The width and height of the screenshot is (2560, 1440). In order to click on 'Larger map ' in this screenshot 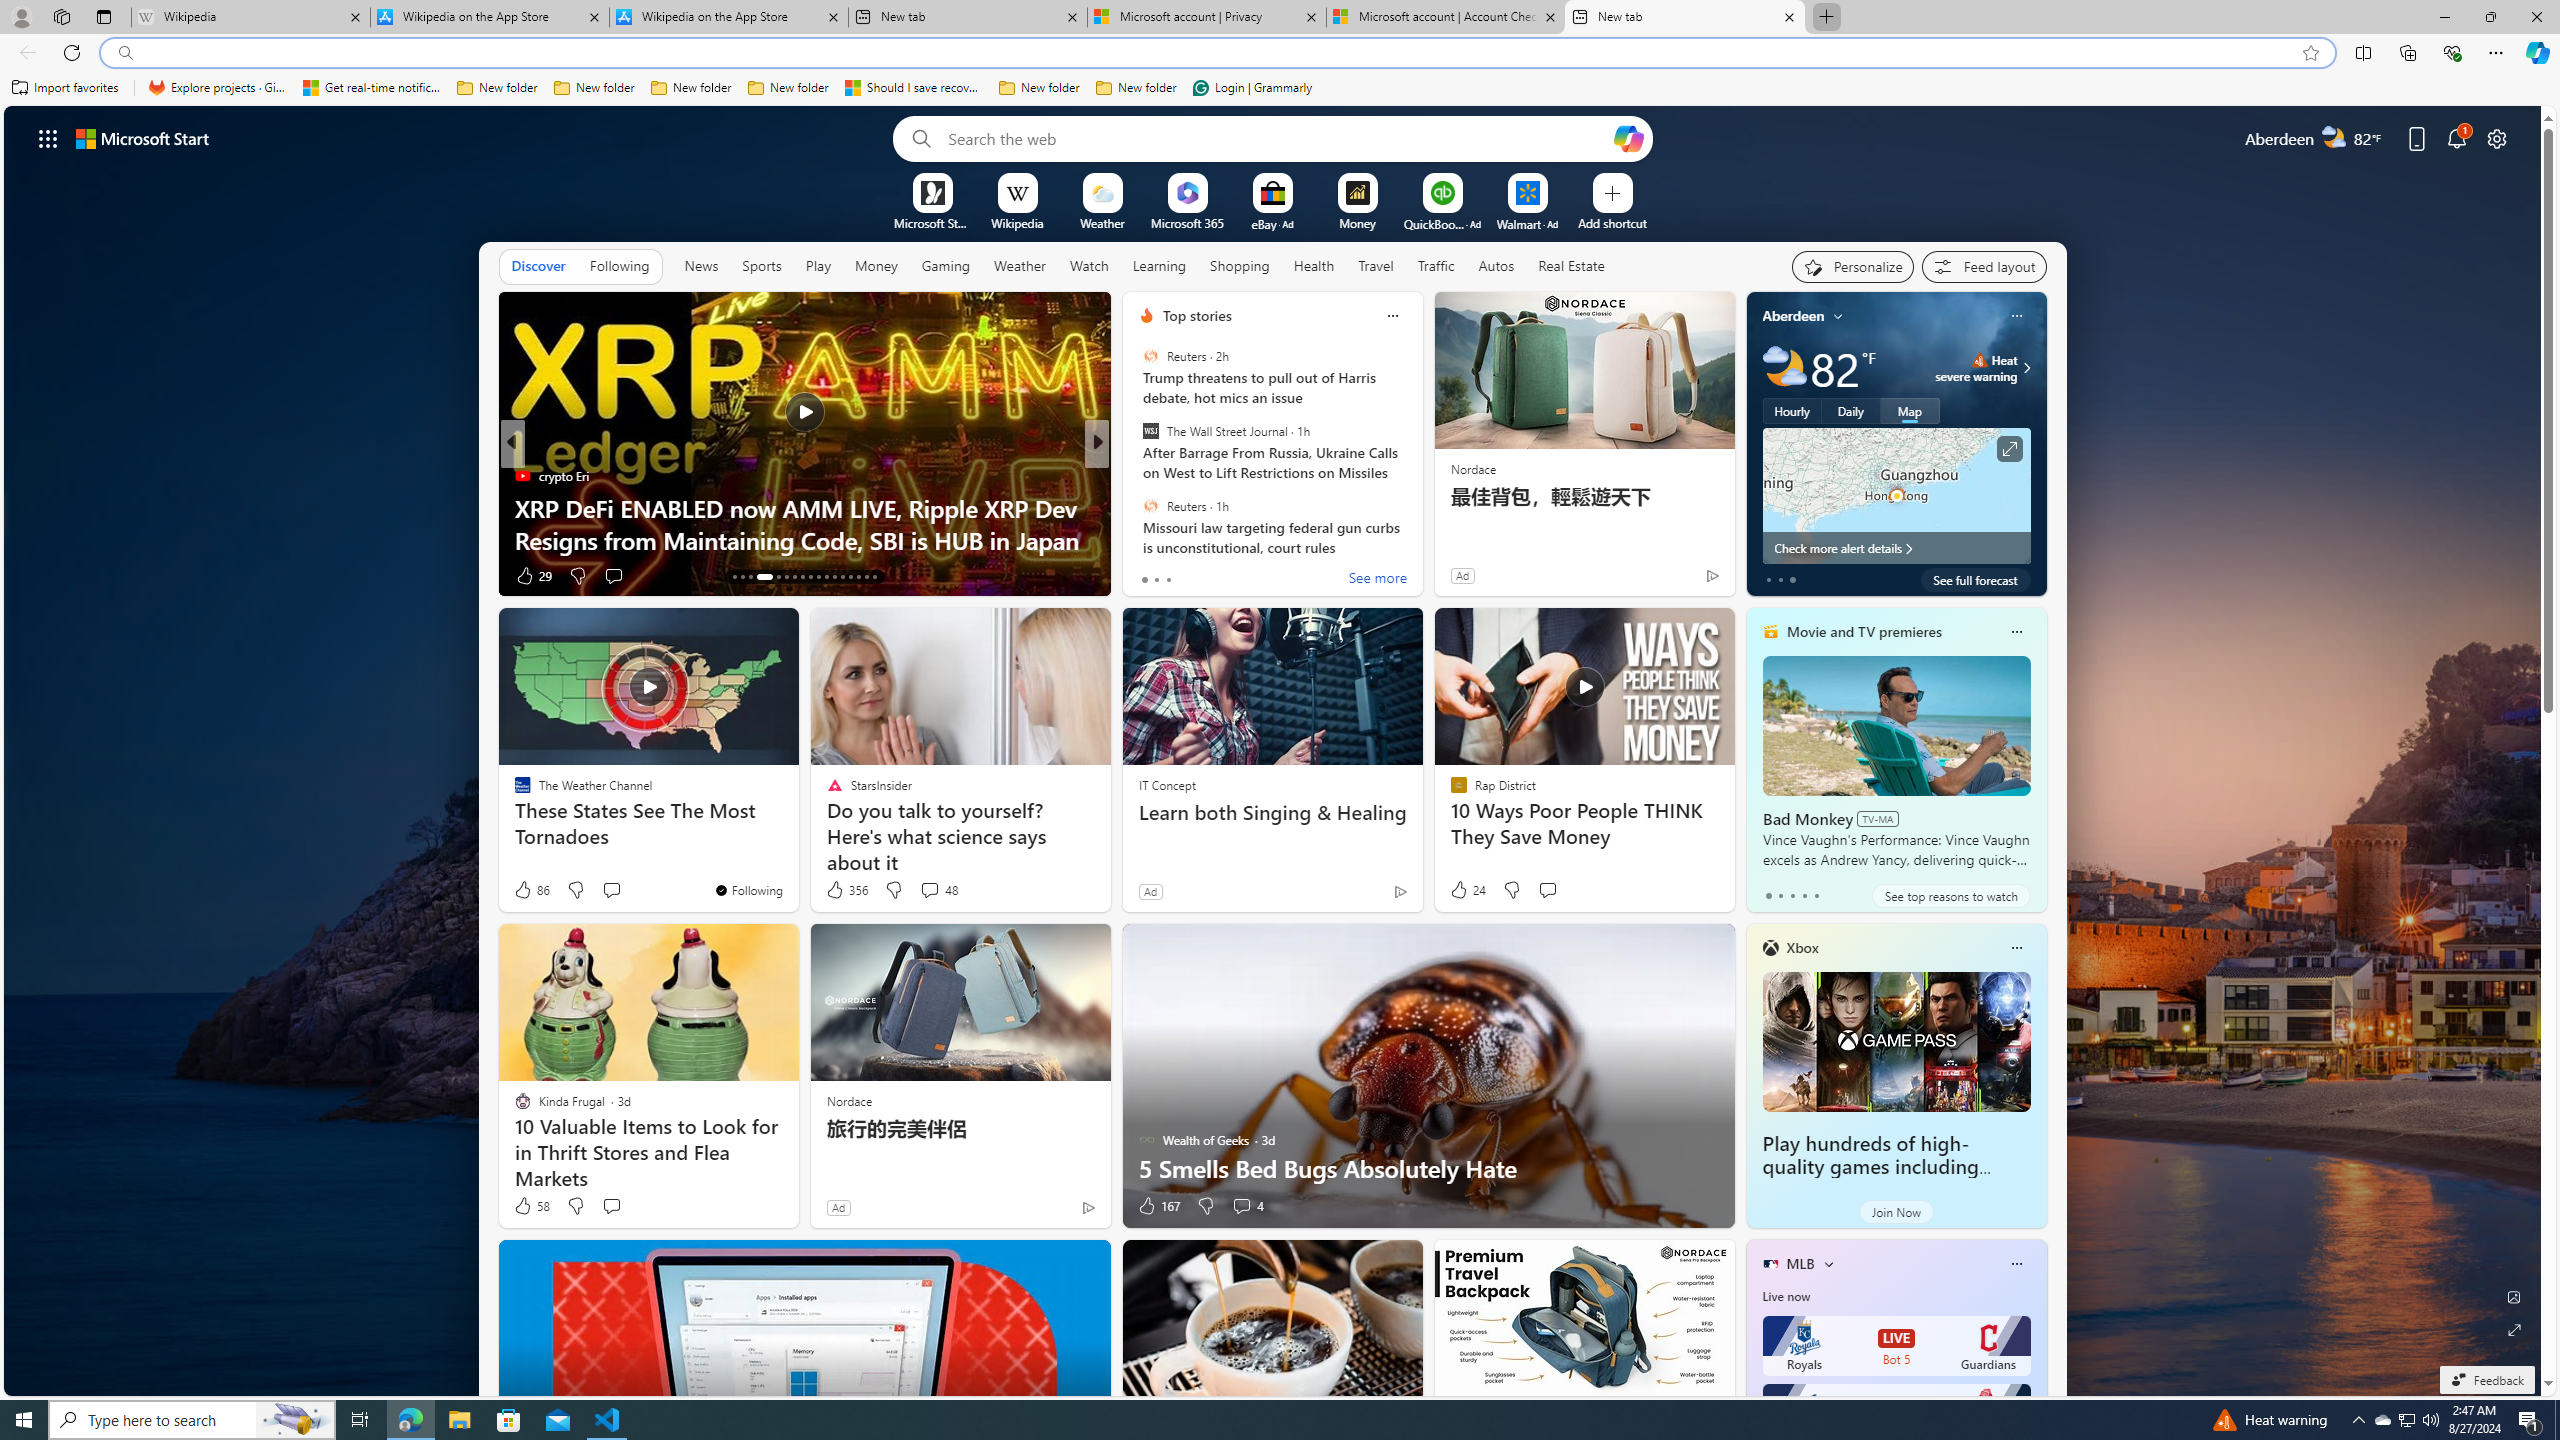, I will do `click(1895, 495)`.